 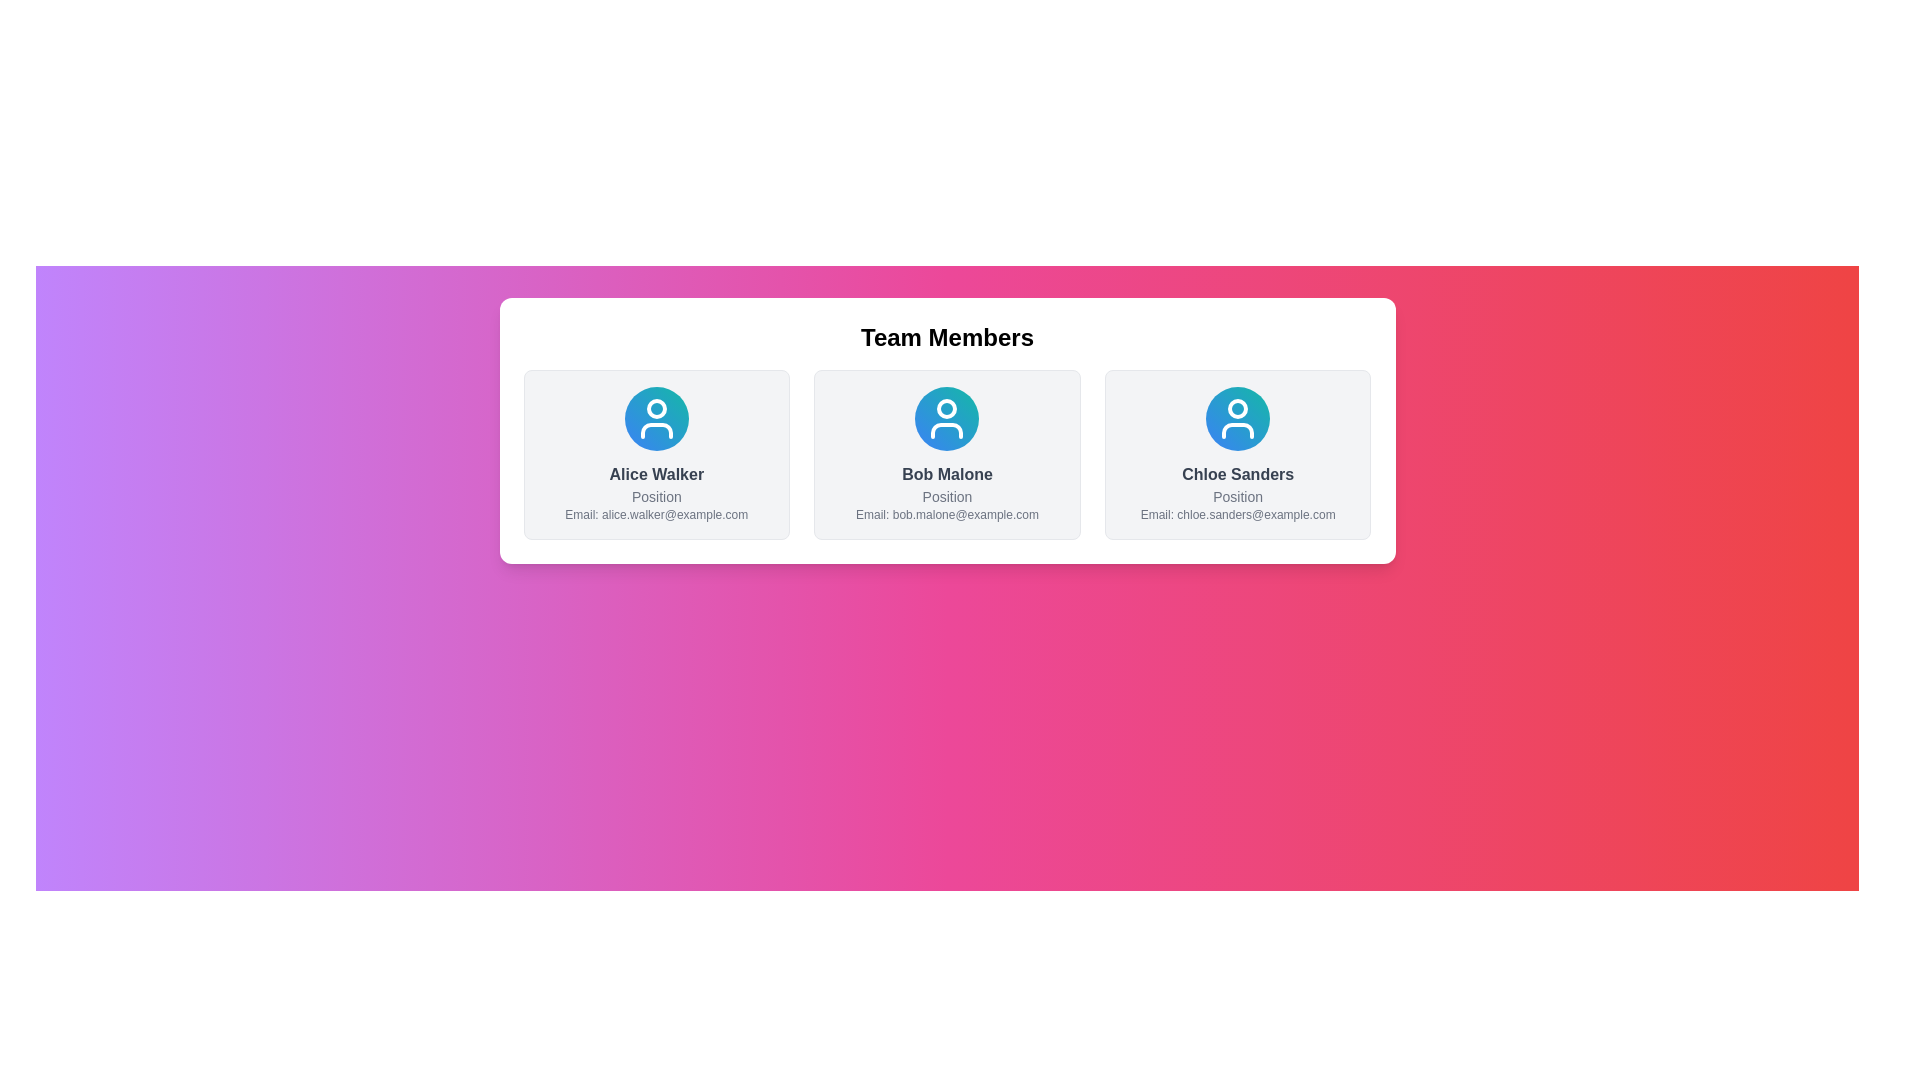 I want to click on the Profile Card displaying information about Bob Malone, which is the middle card in a horizontally aligned grid below the 'Team Members' title, so click(x=946, y=455).